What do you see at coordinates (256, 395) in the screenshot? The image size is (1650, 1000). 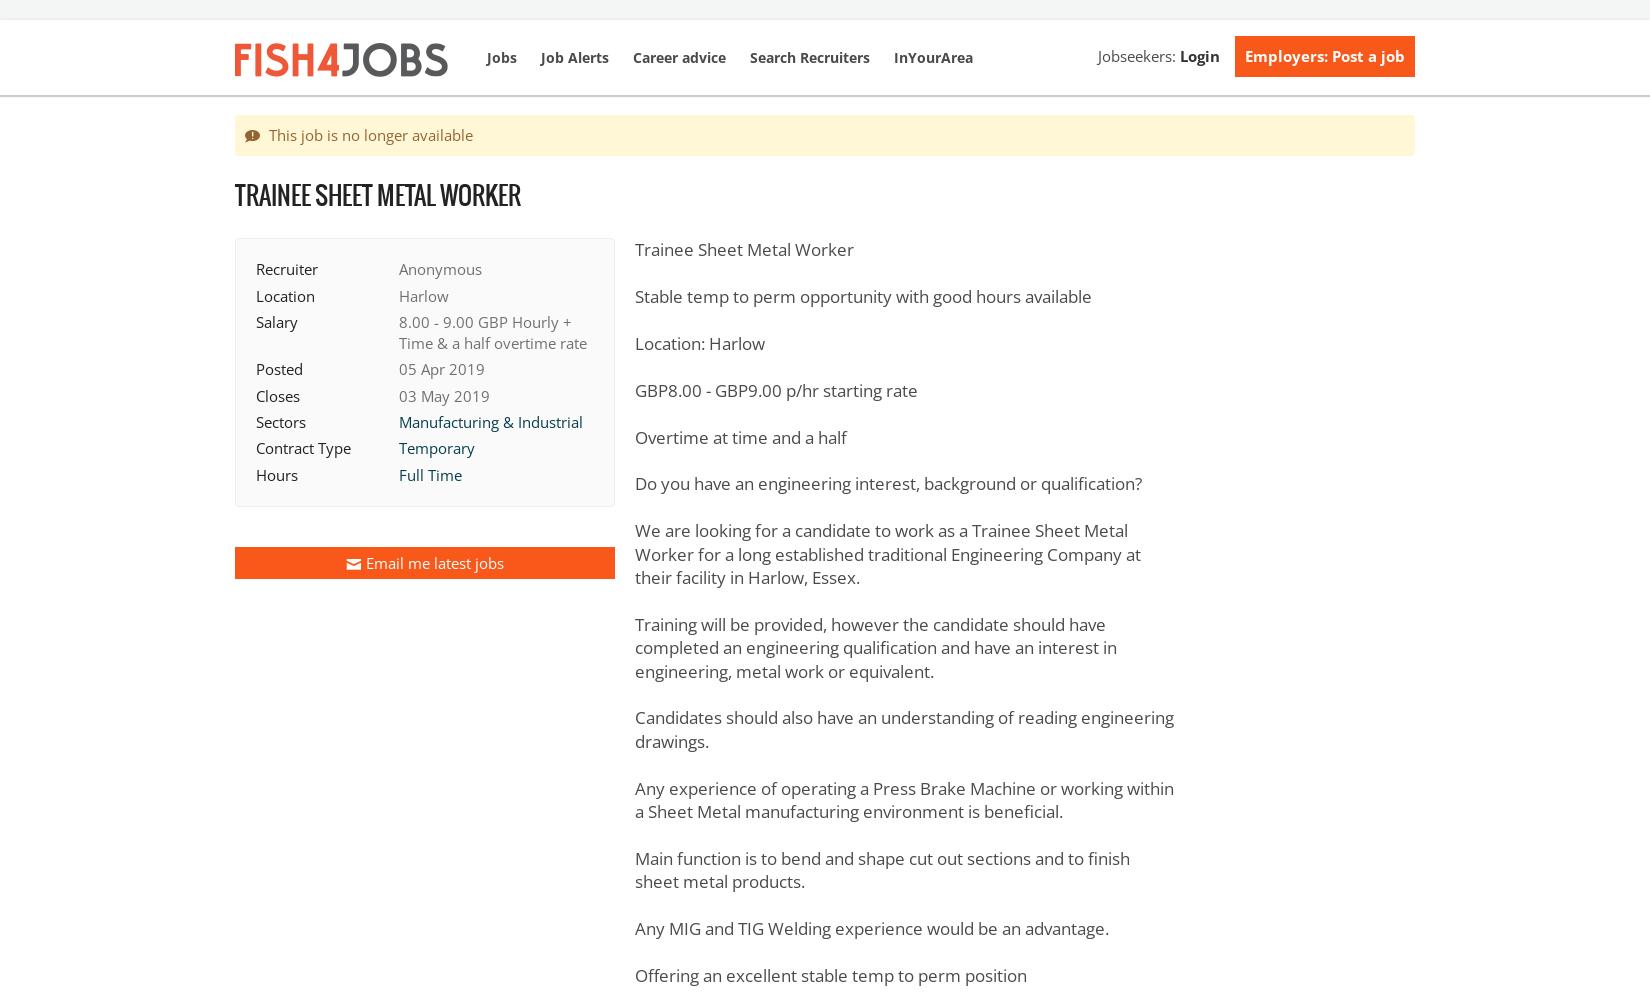 I see `'Closes'` at bounding box center [256, 395].